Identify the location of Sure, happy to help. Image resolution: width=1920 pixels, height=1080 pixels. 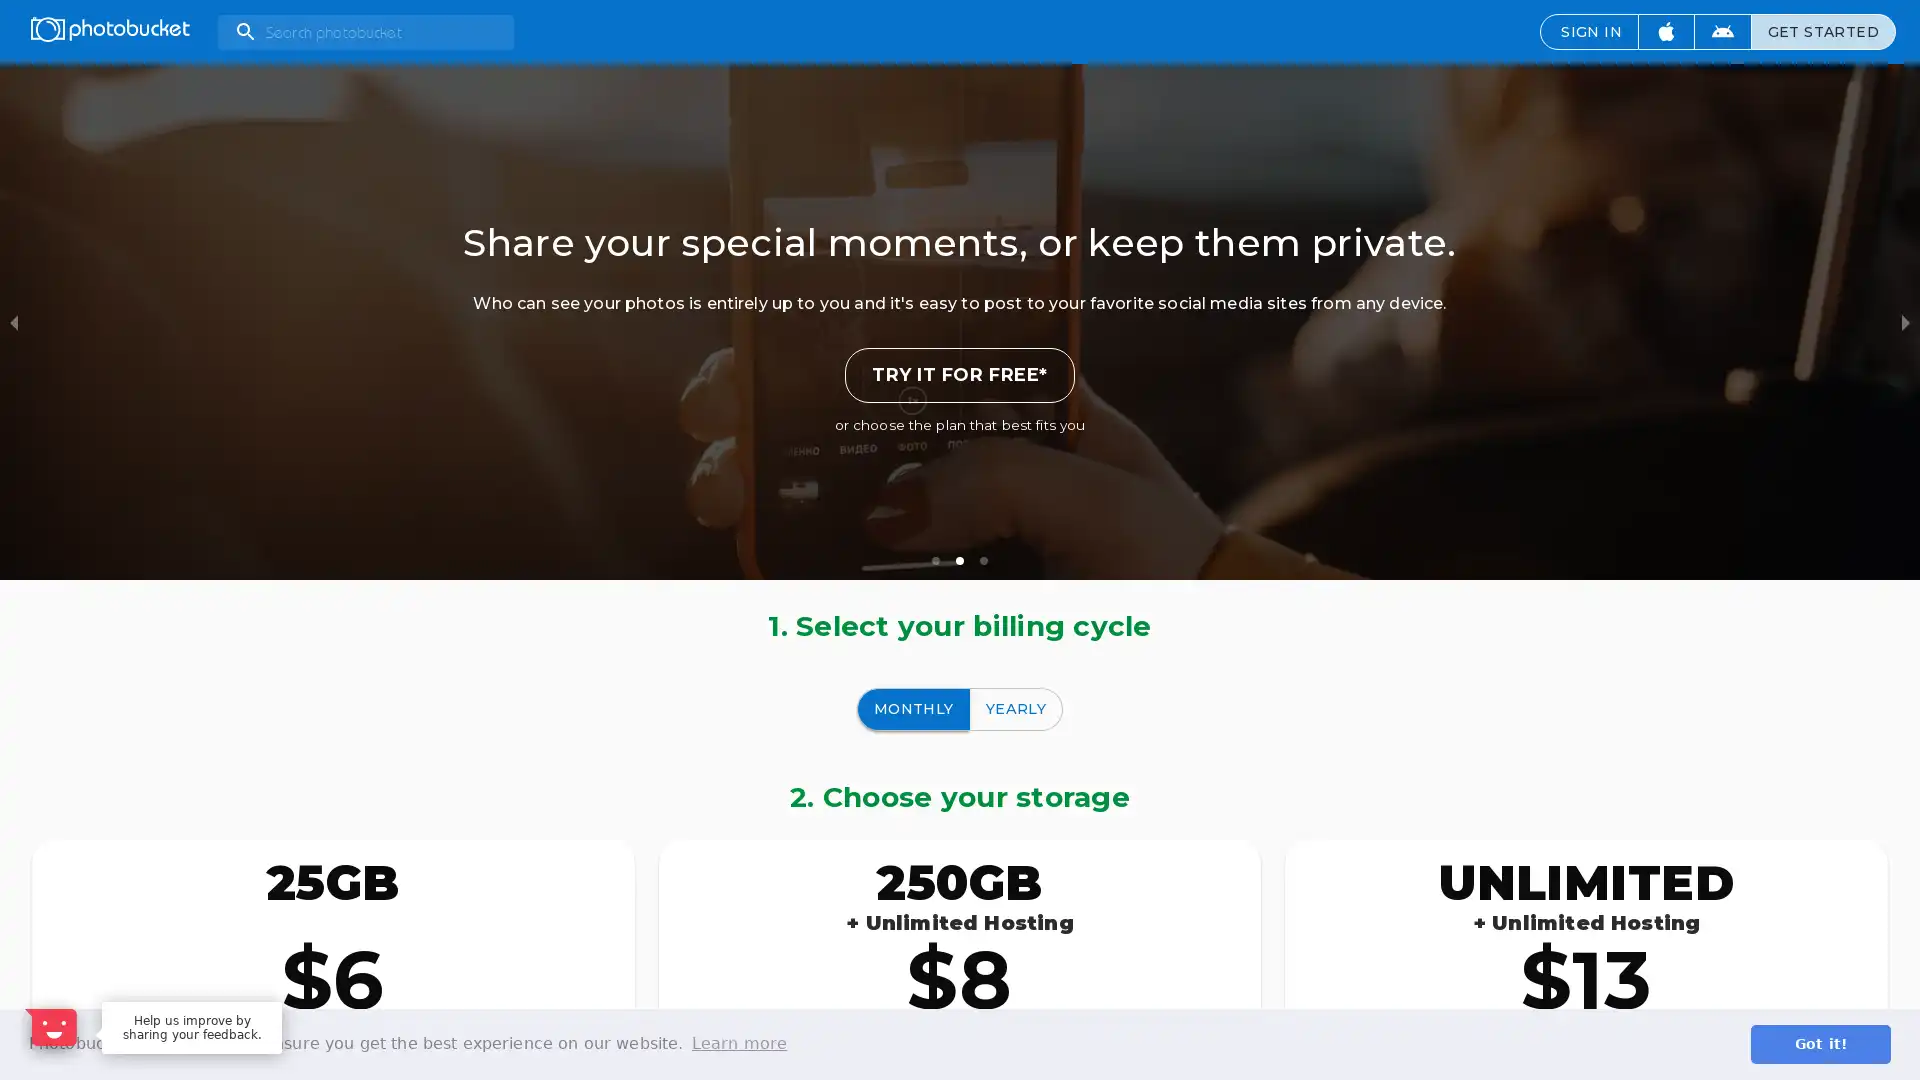
(1784, 1001).